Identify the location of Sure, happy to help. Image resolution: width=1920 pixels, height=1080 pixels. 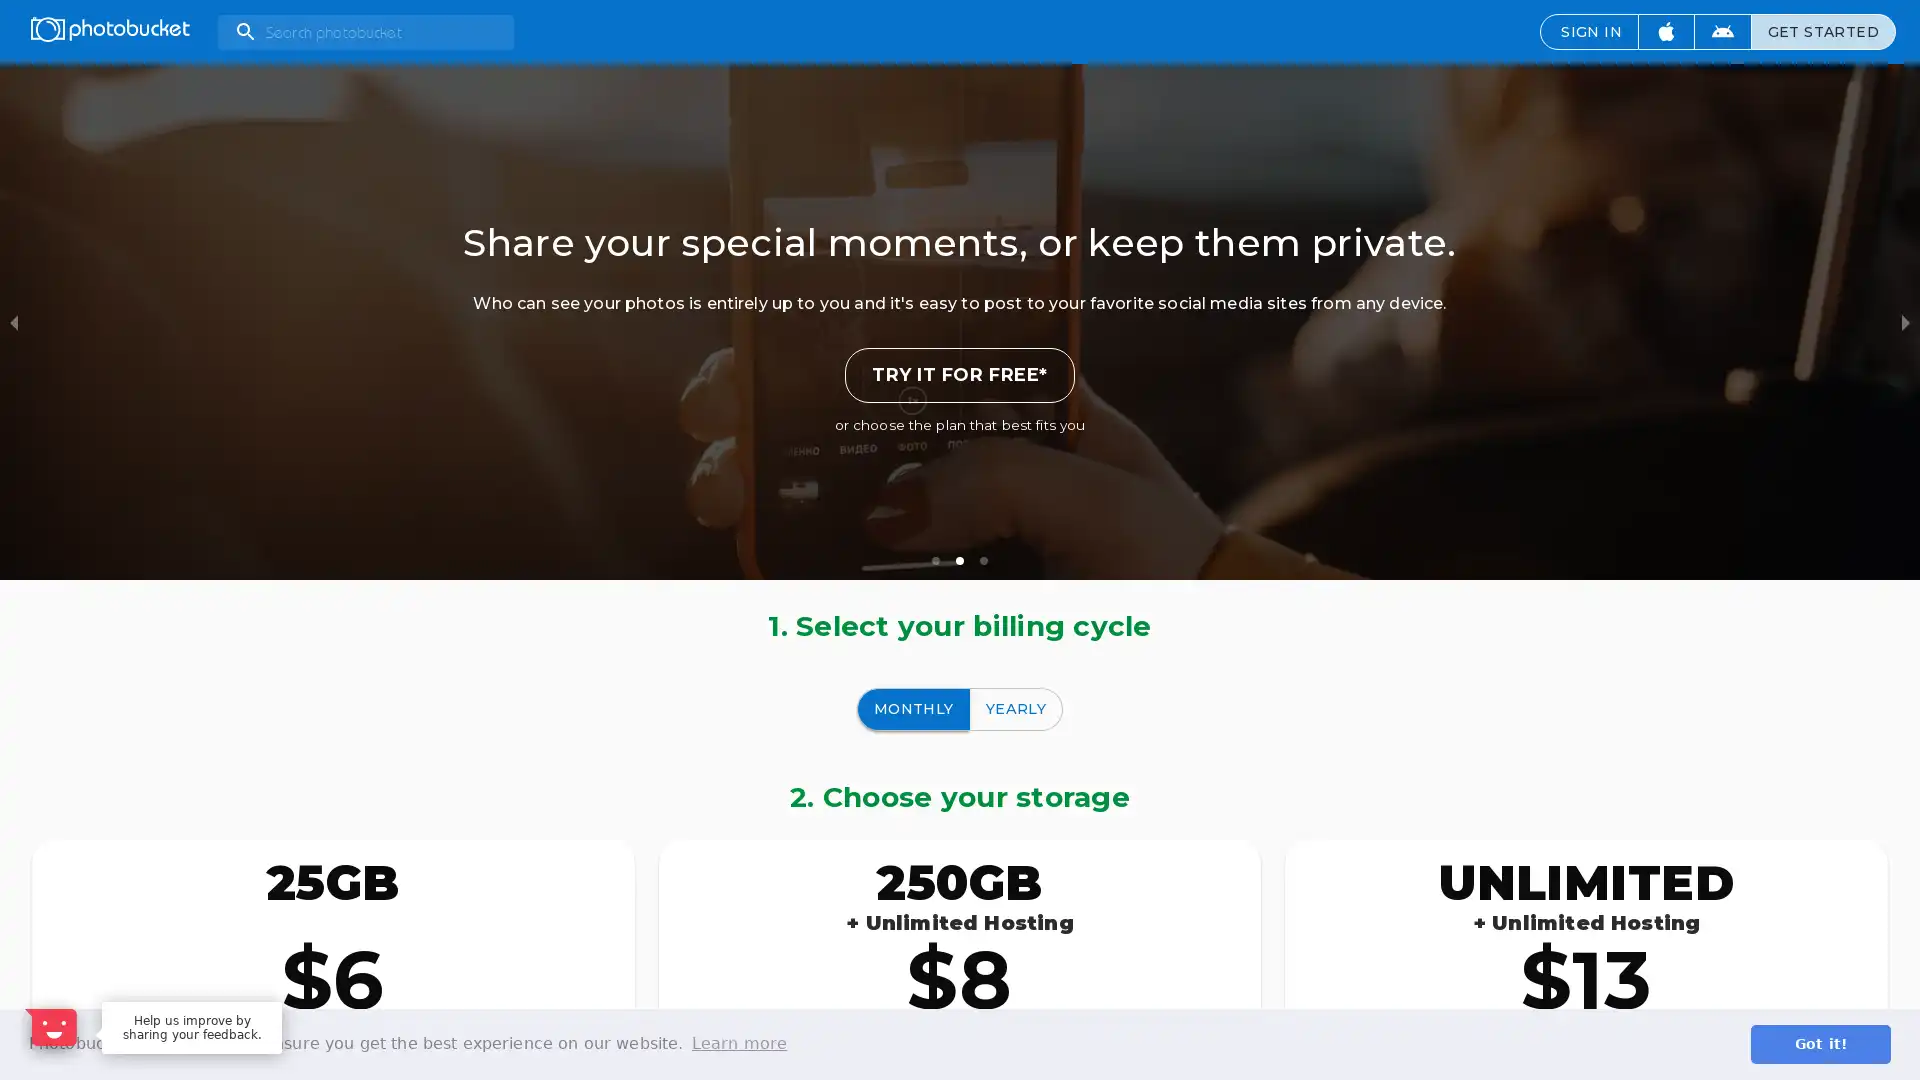
(1784, 1001).